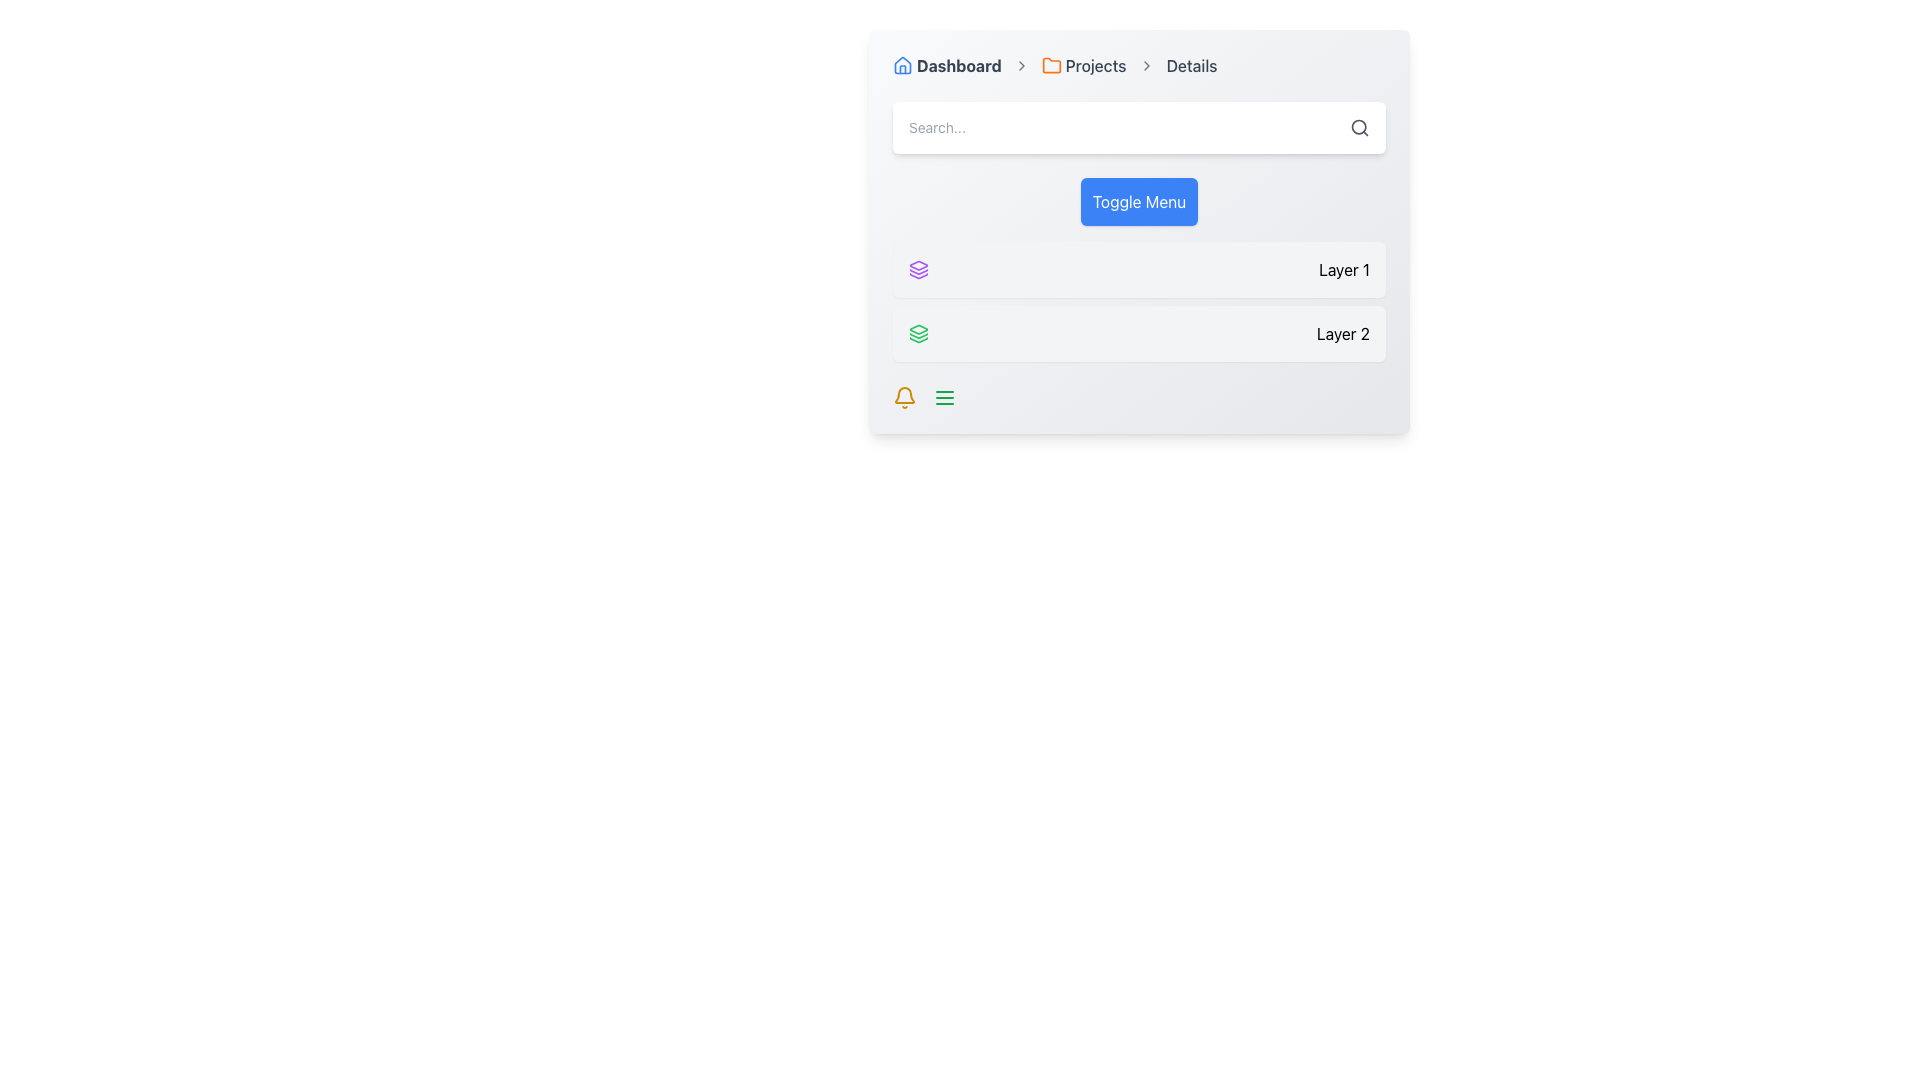  I want to click on the blue house icon with a triangular roof and a rectangular base located in the breadcrumb navigation bar, so click(901, 64).